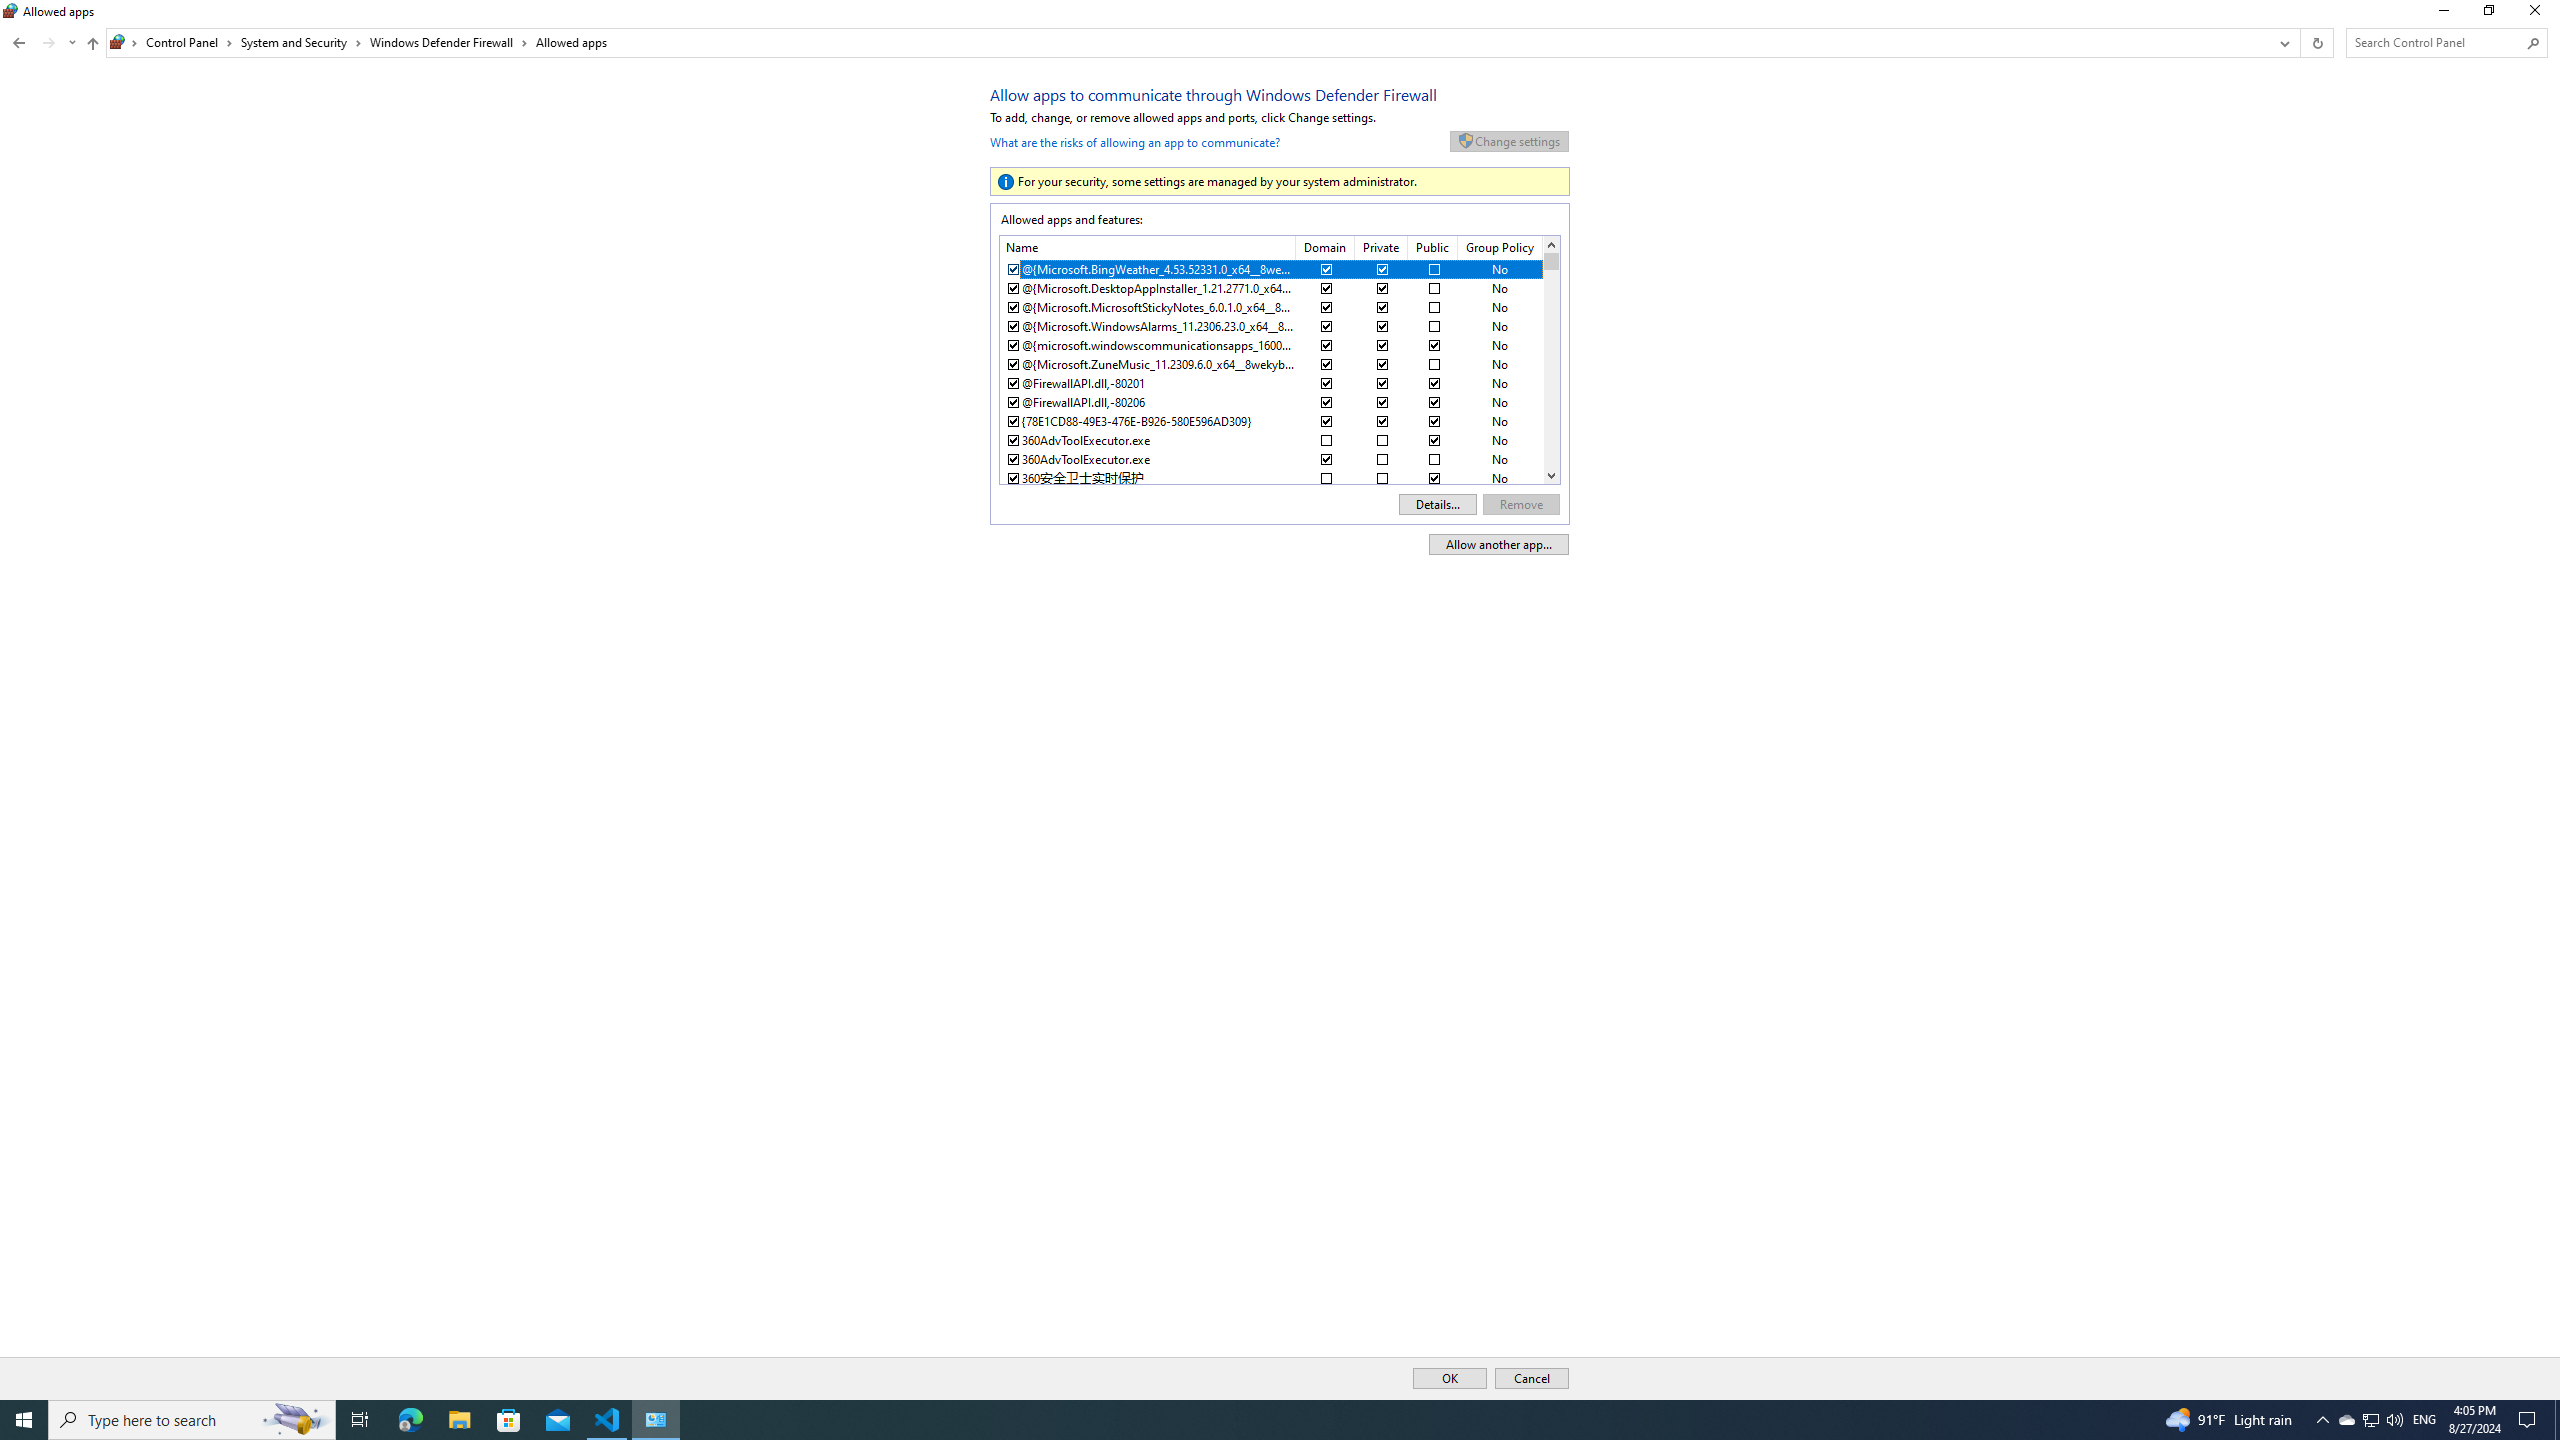 The image size is (2560, 1440). Describe the element at coordinates (1532, 1378) in the screenshot. I see `'Cancel'` at that location.